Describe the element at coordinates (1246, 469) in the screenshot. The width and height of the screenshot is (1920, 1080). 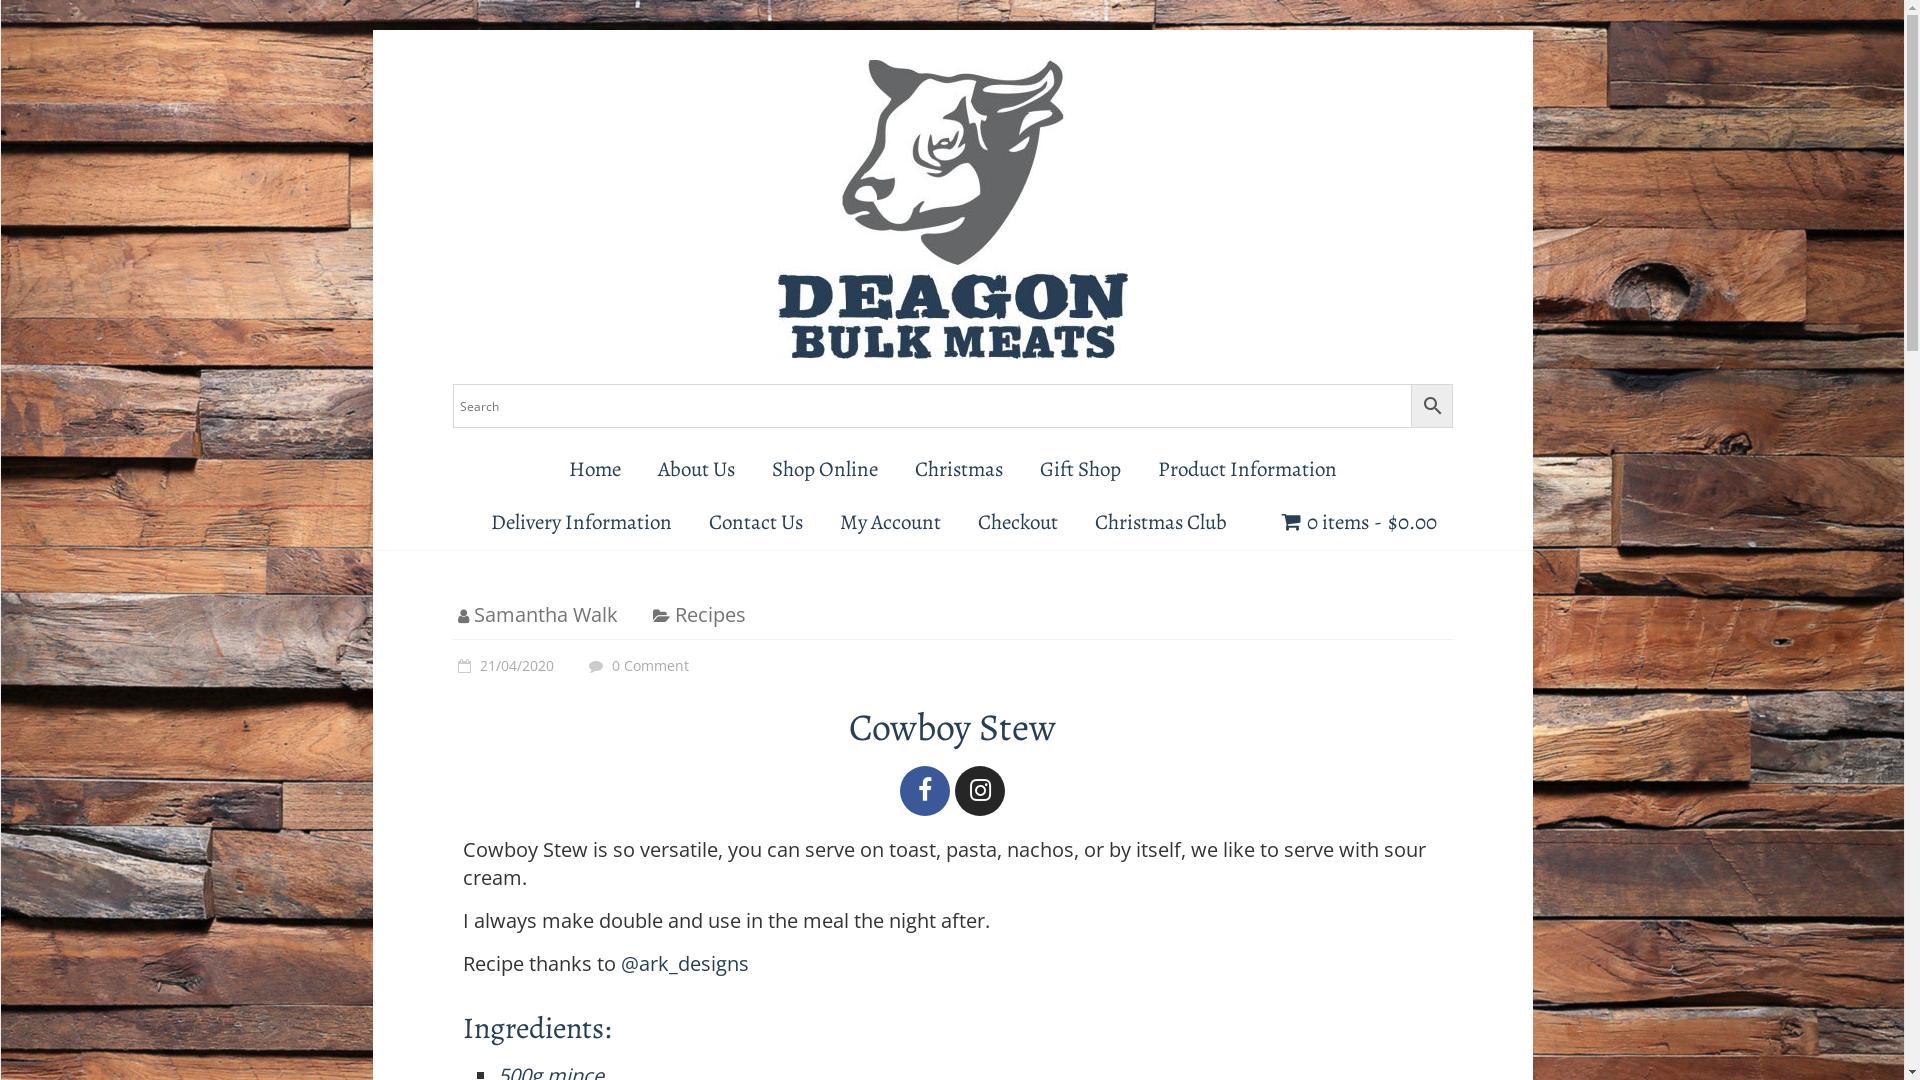
I see `'Product Information'` at that location.